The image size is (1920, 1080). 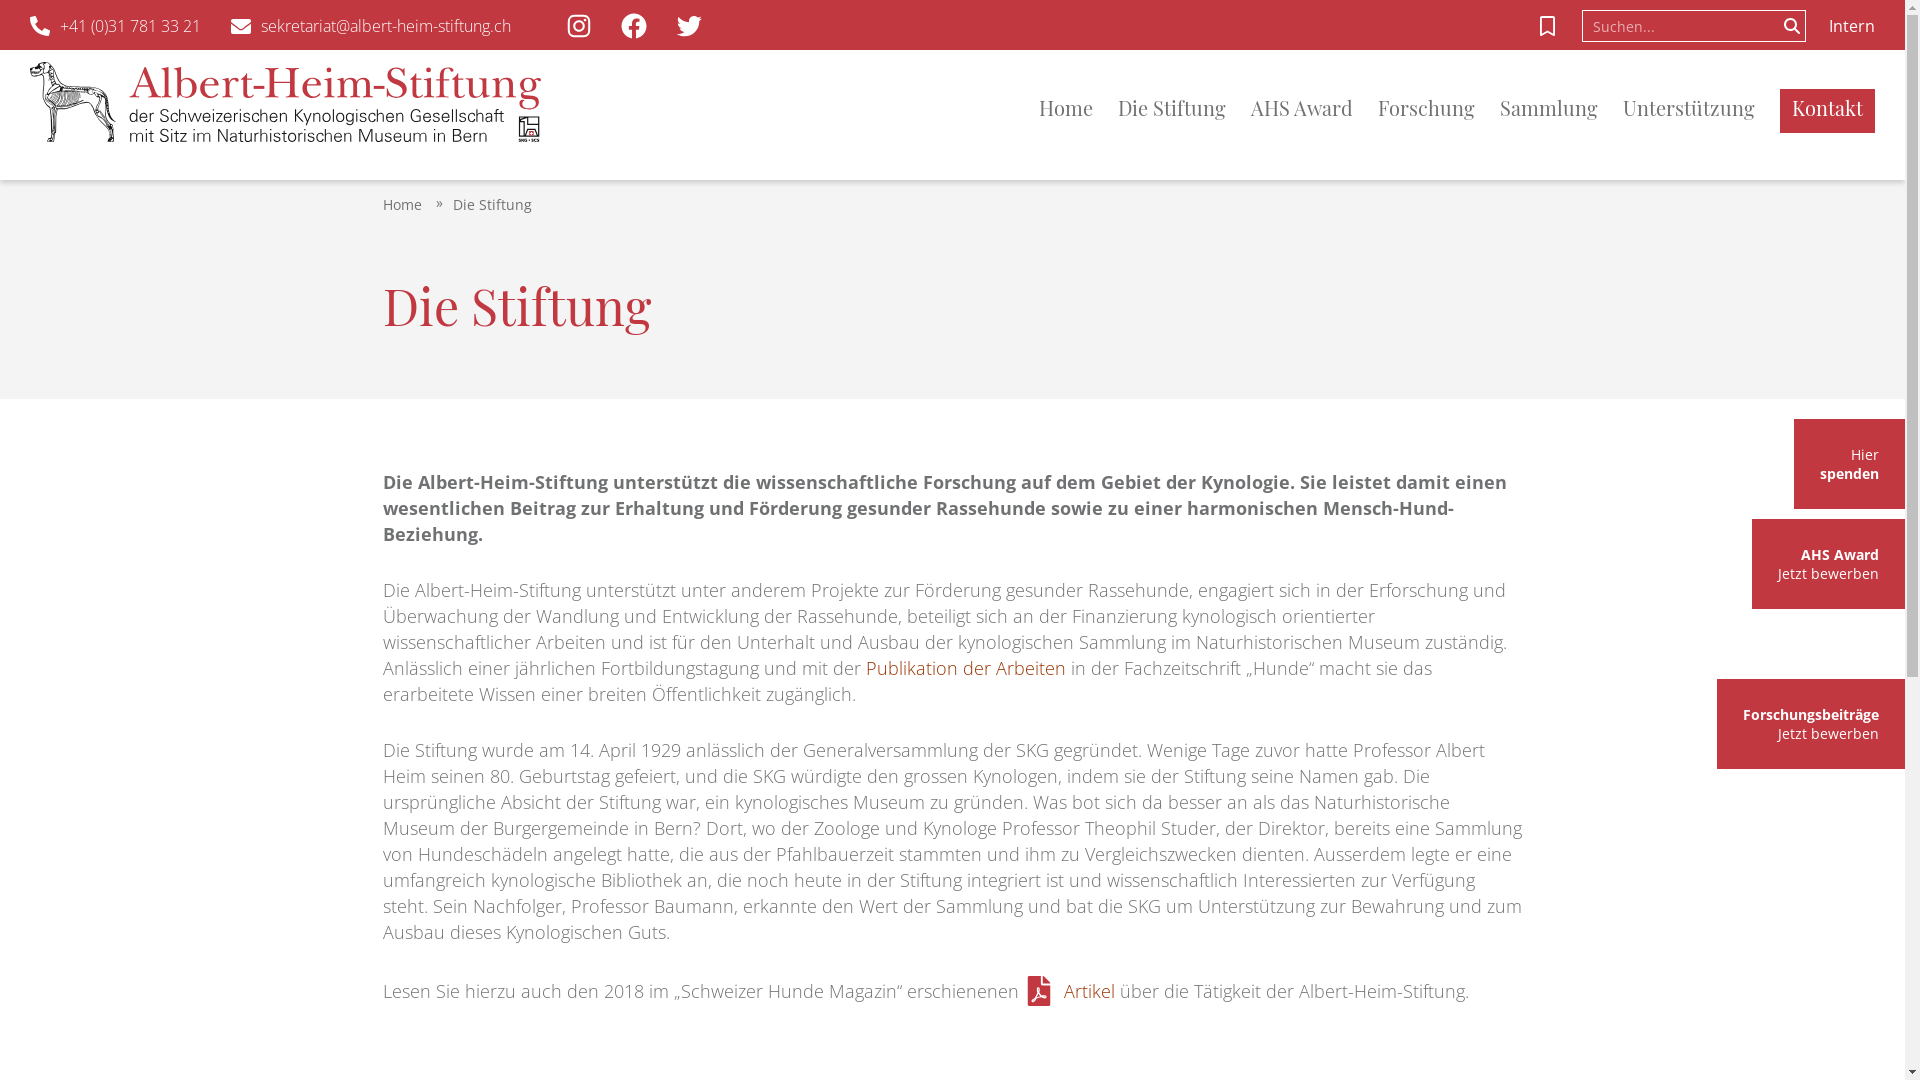 What do you see at coordinates (1038, 110) in the screenshot?
I see `'Home'` at bounding box center [1038, 110].